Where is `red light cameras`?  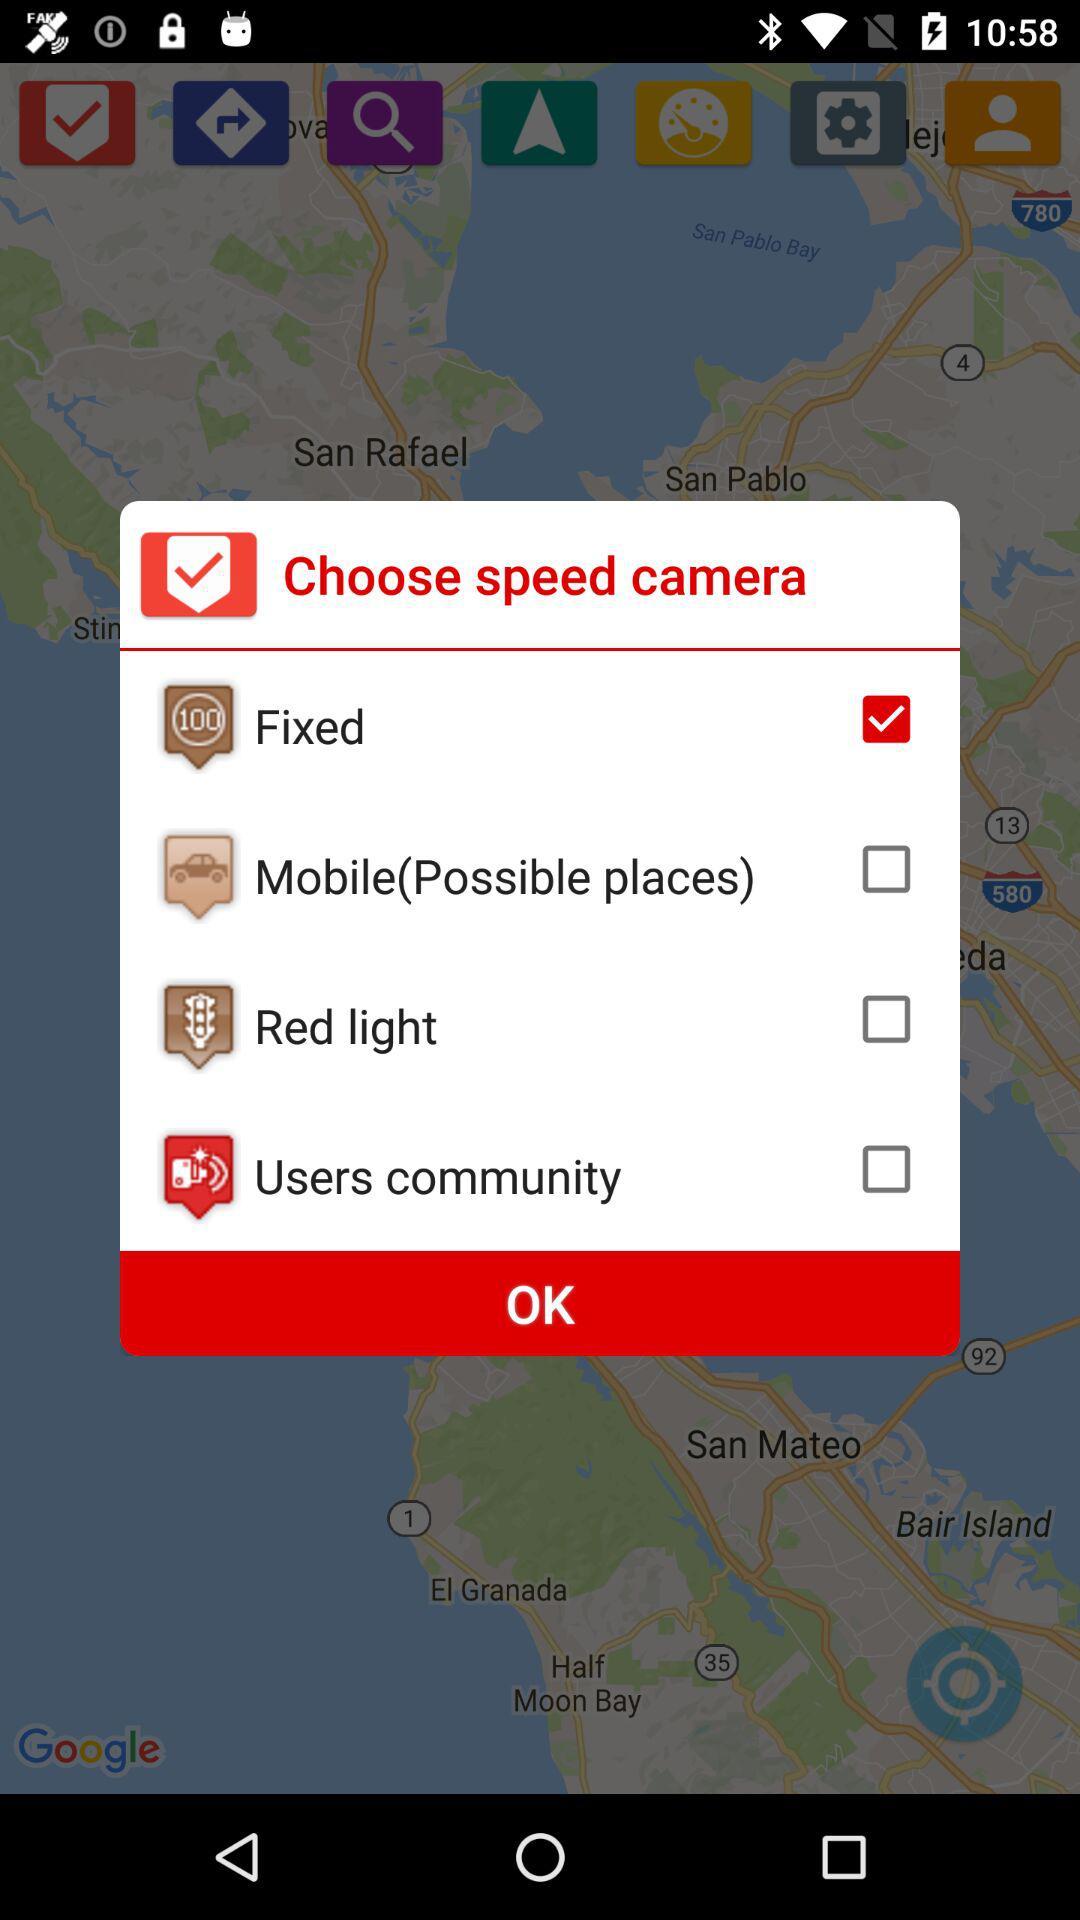
red light cameras is located at coordinates (885, 1019).